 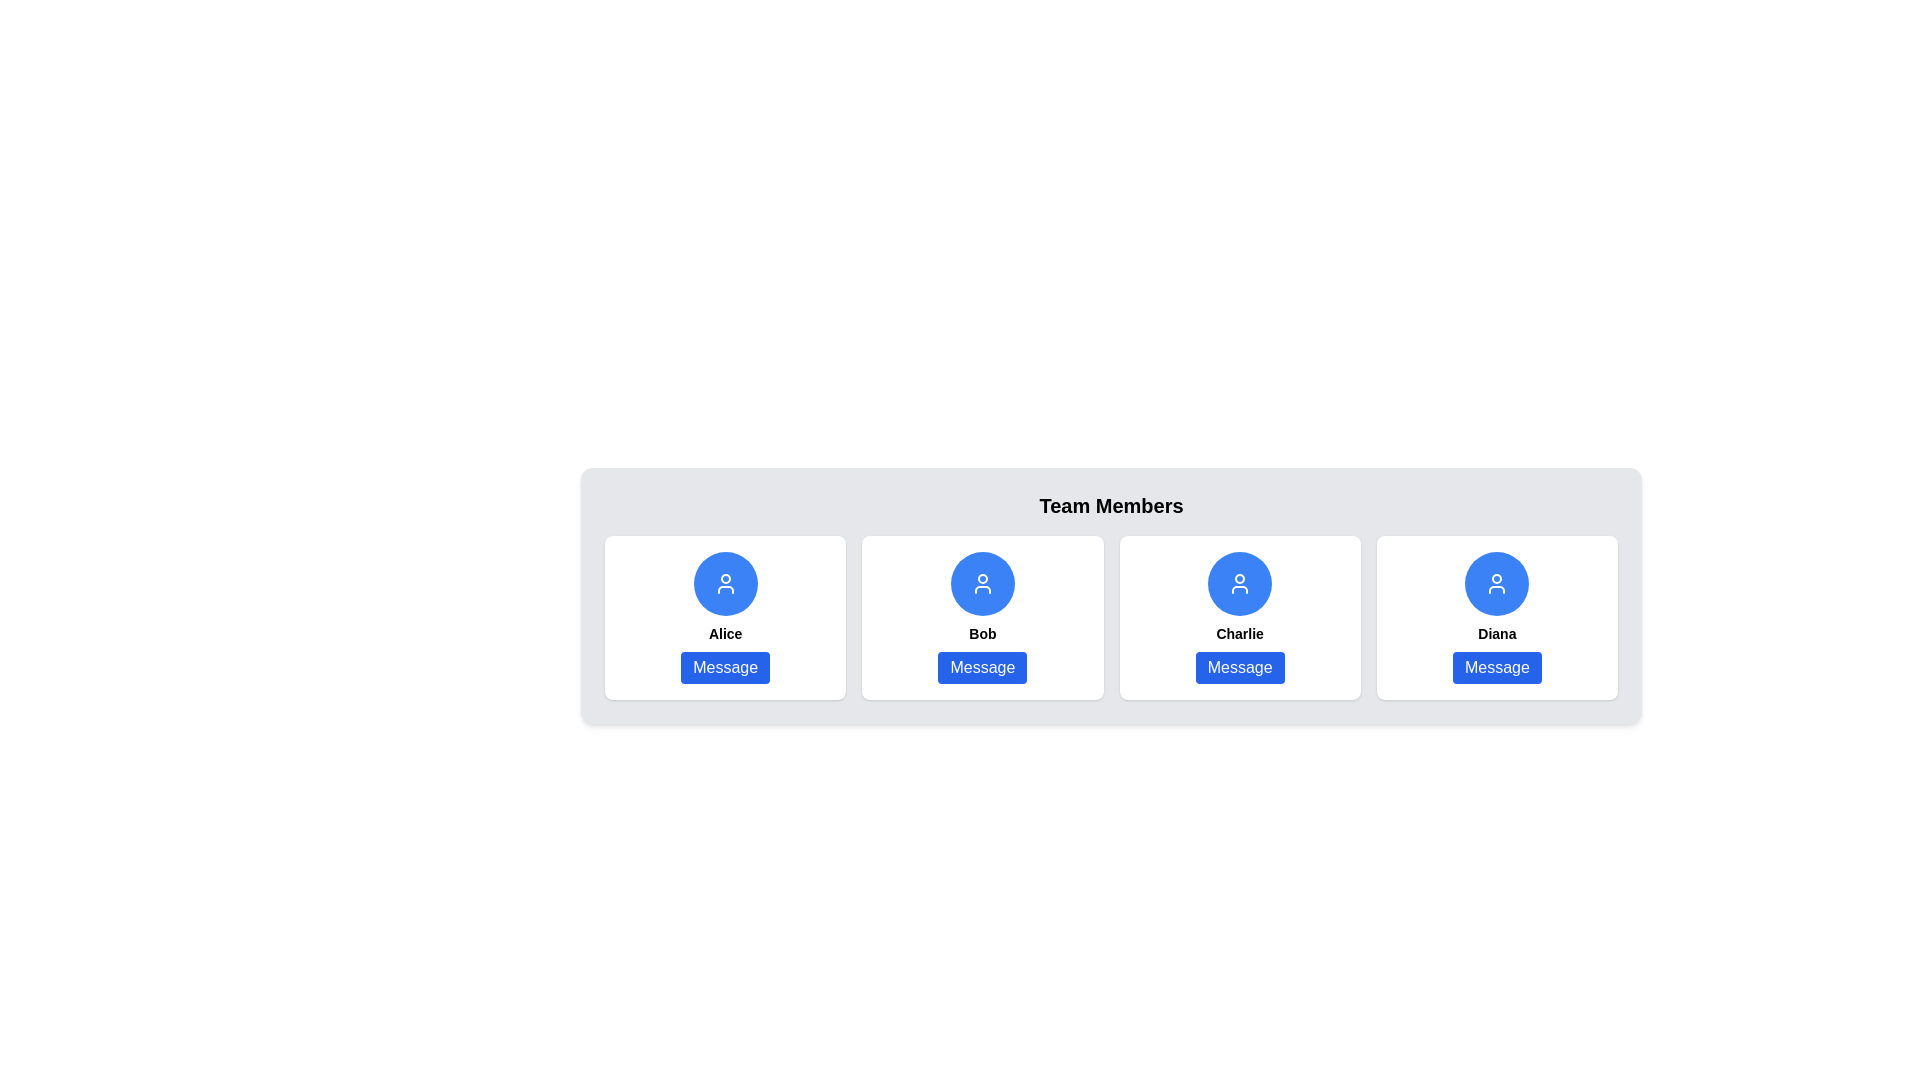 What do you see at coordinates (982, 583) in the screenshot?
I see `the circular Icon button featuring a white user icon on a blue background, located at the top center of the card labeled 'Bob'` at bounding box center [982, 583].